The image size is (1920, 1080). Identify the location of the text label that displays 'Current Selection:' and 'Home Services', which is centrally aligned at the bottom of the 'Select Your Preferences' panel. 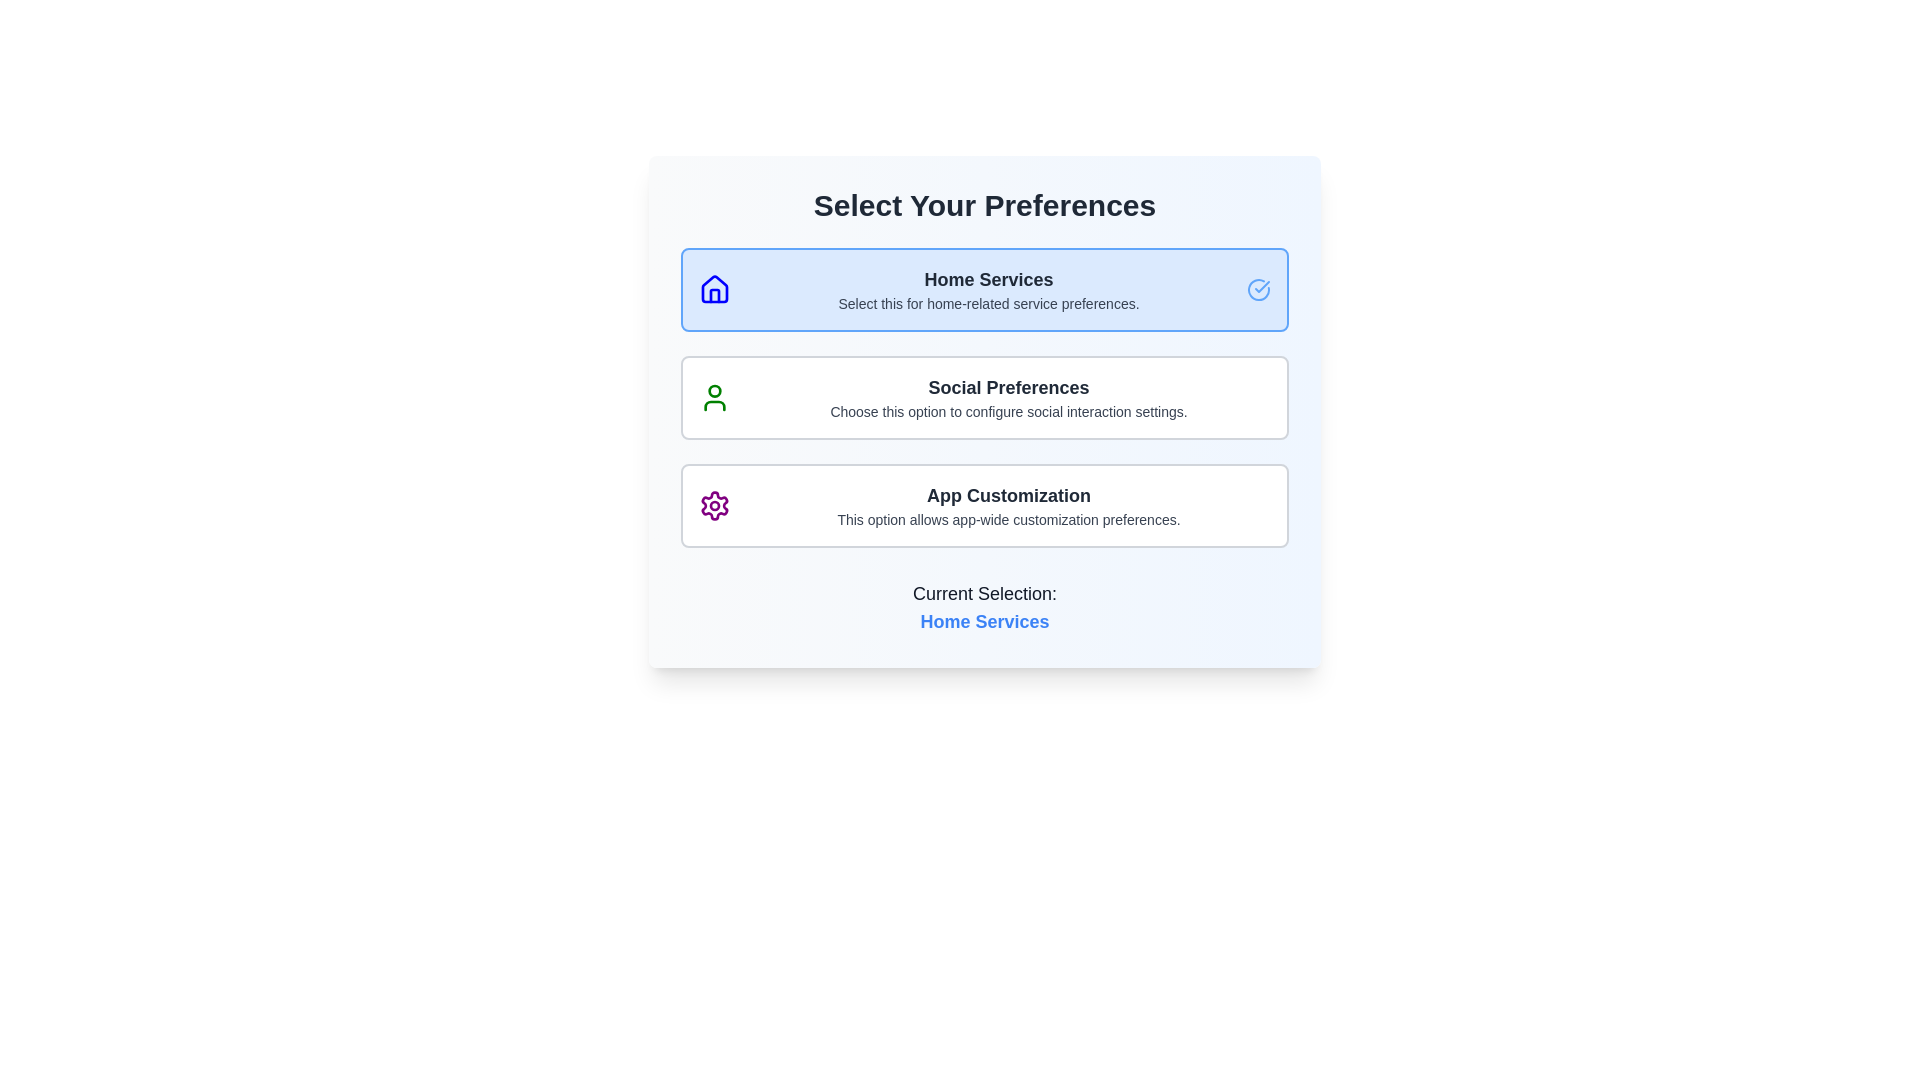
(984, 607).